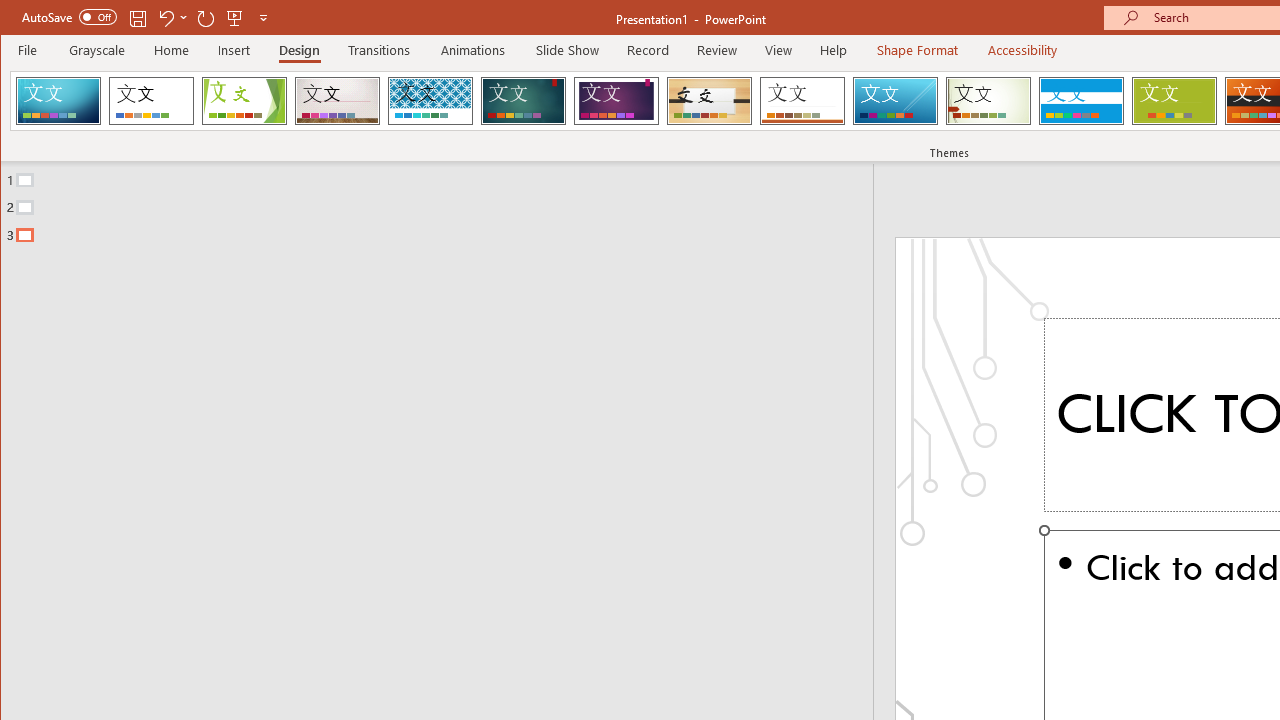 The image size is (1280, 720). Describe the element at coordinates (206, 17) in the screenshot. I see `'Redo'` at that location.